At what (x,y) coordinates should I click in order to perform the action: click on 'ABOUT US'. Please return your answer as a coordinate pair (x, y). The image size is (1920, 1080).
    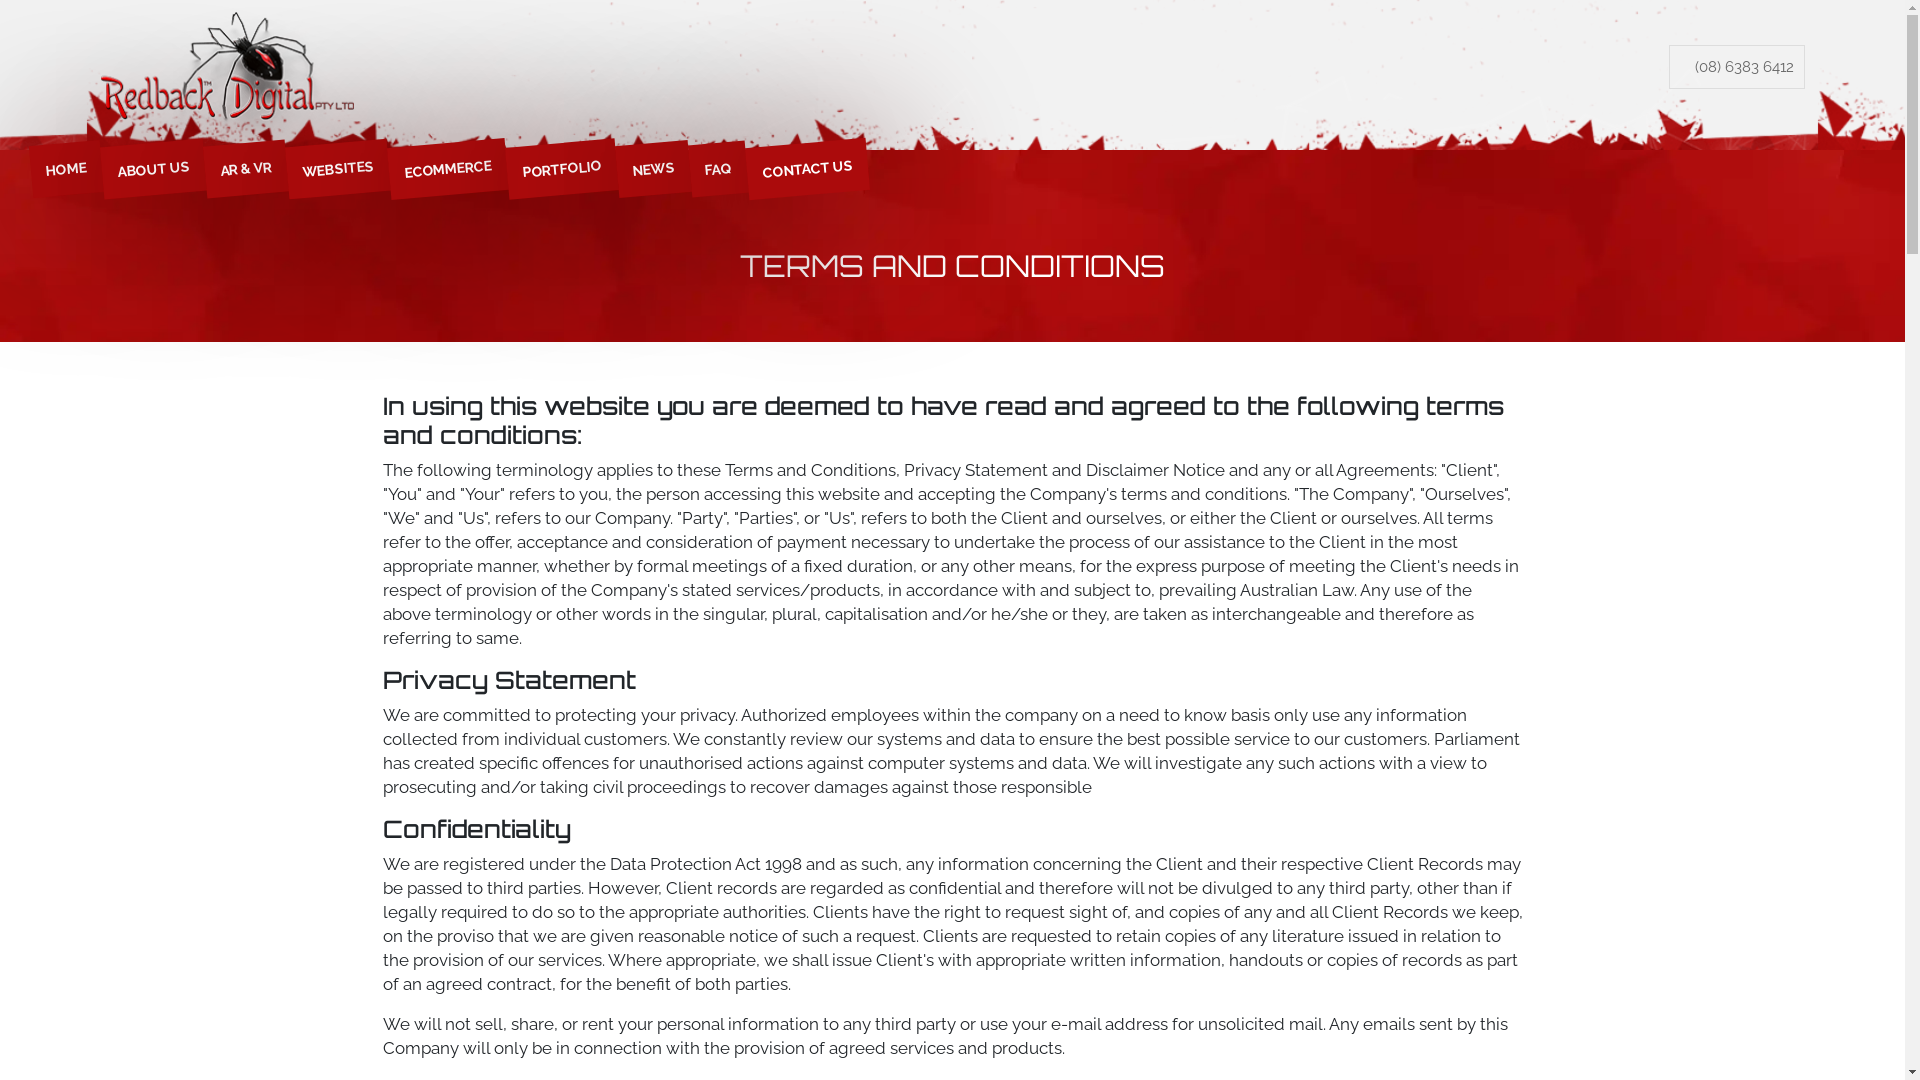
    Looking at the image, I should click on (150, 164).